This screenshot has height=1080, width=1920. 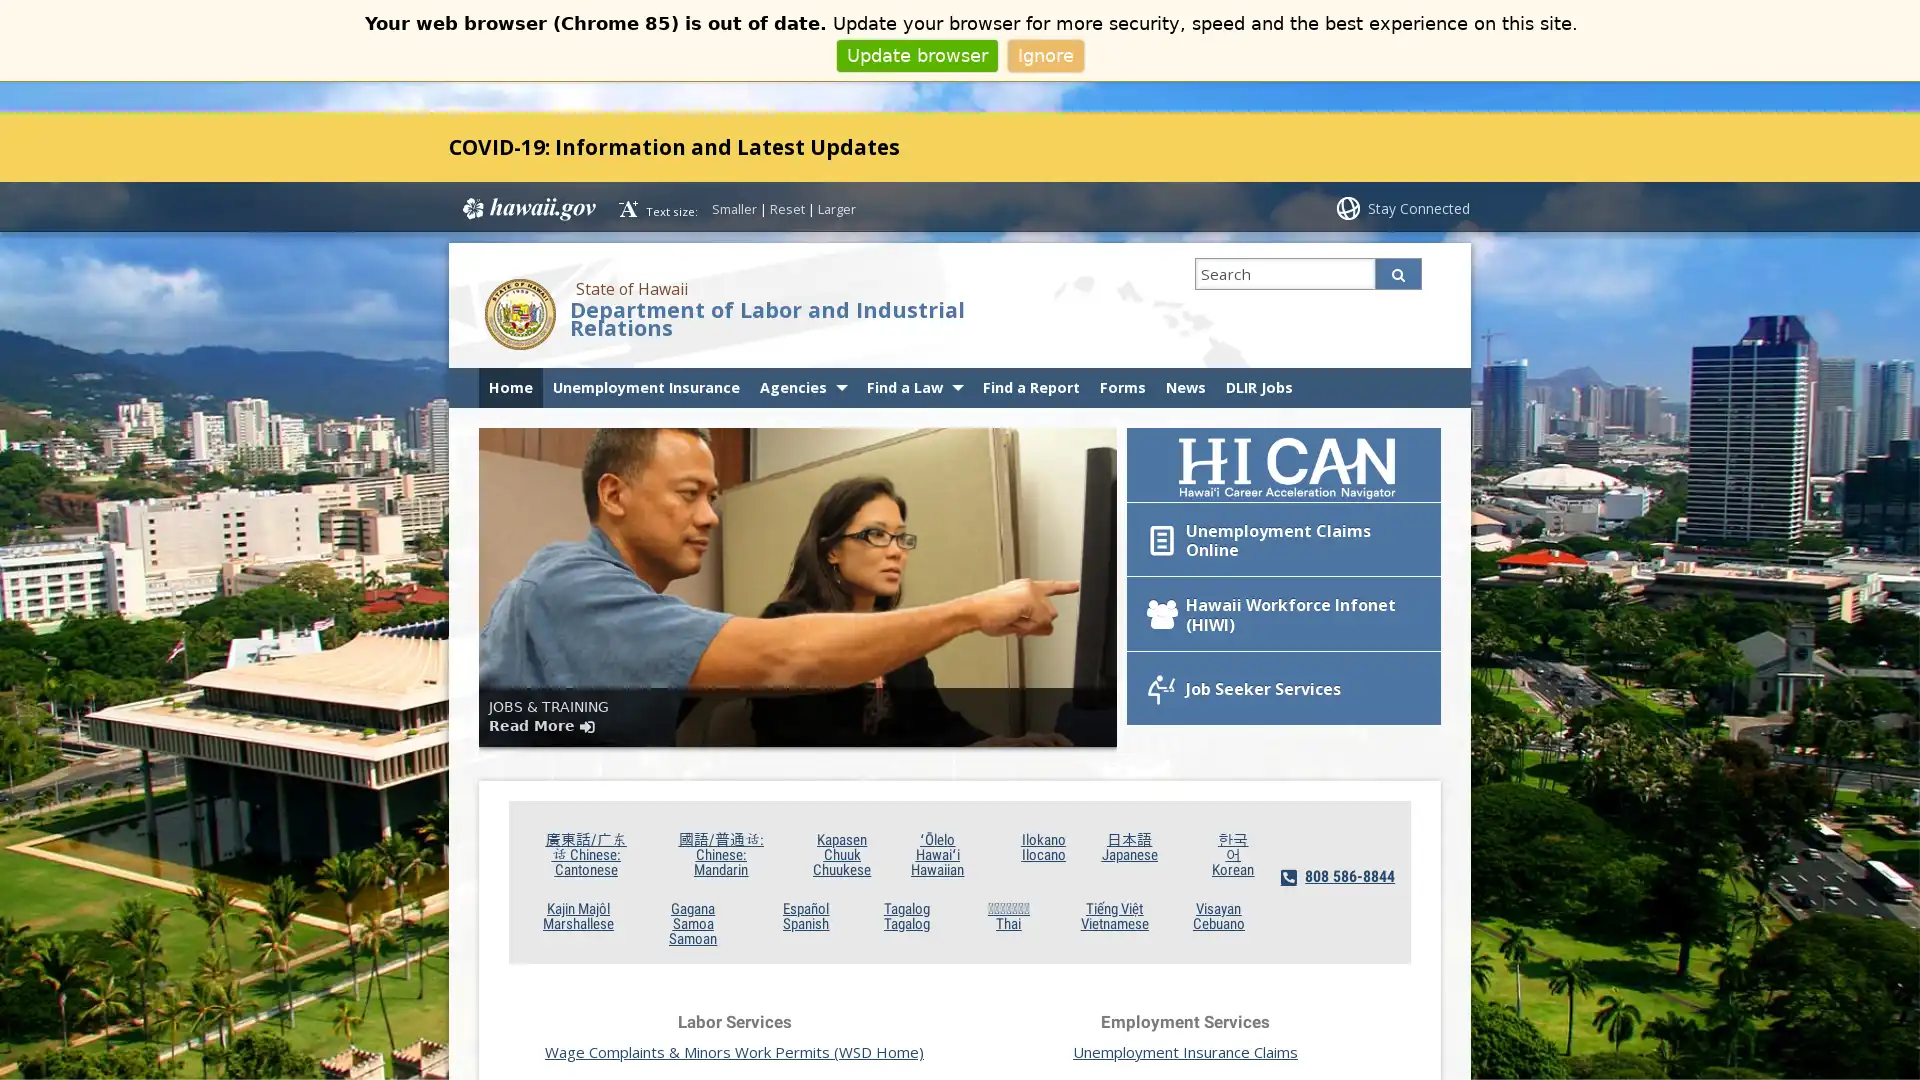 What do you see at coordinates (1044, 54) in the screenshot?
I see `Ignore` at bounding box center [1044, 54].